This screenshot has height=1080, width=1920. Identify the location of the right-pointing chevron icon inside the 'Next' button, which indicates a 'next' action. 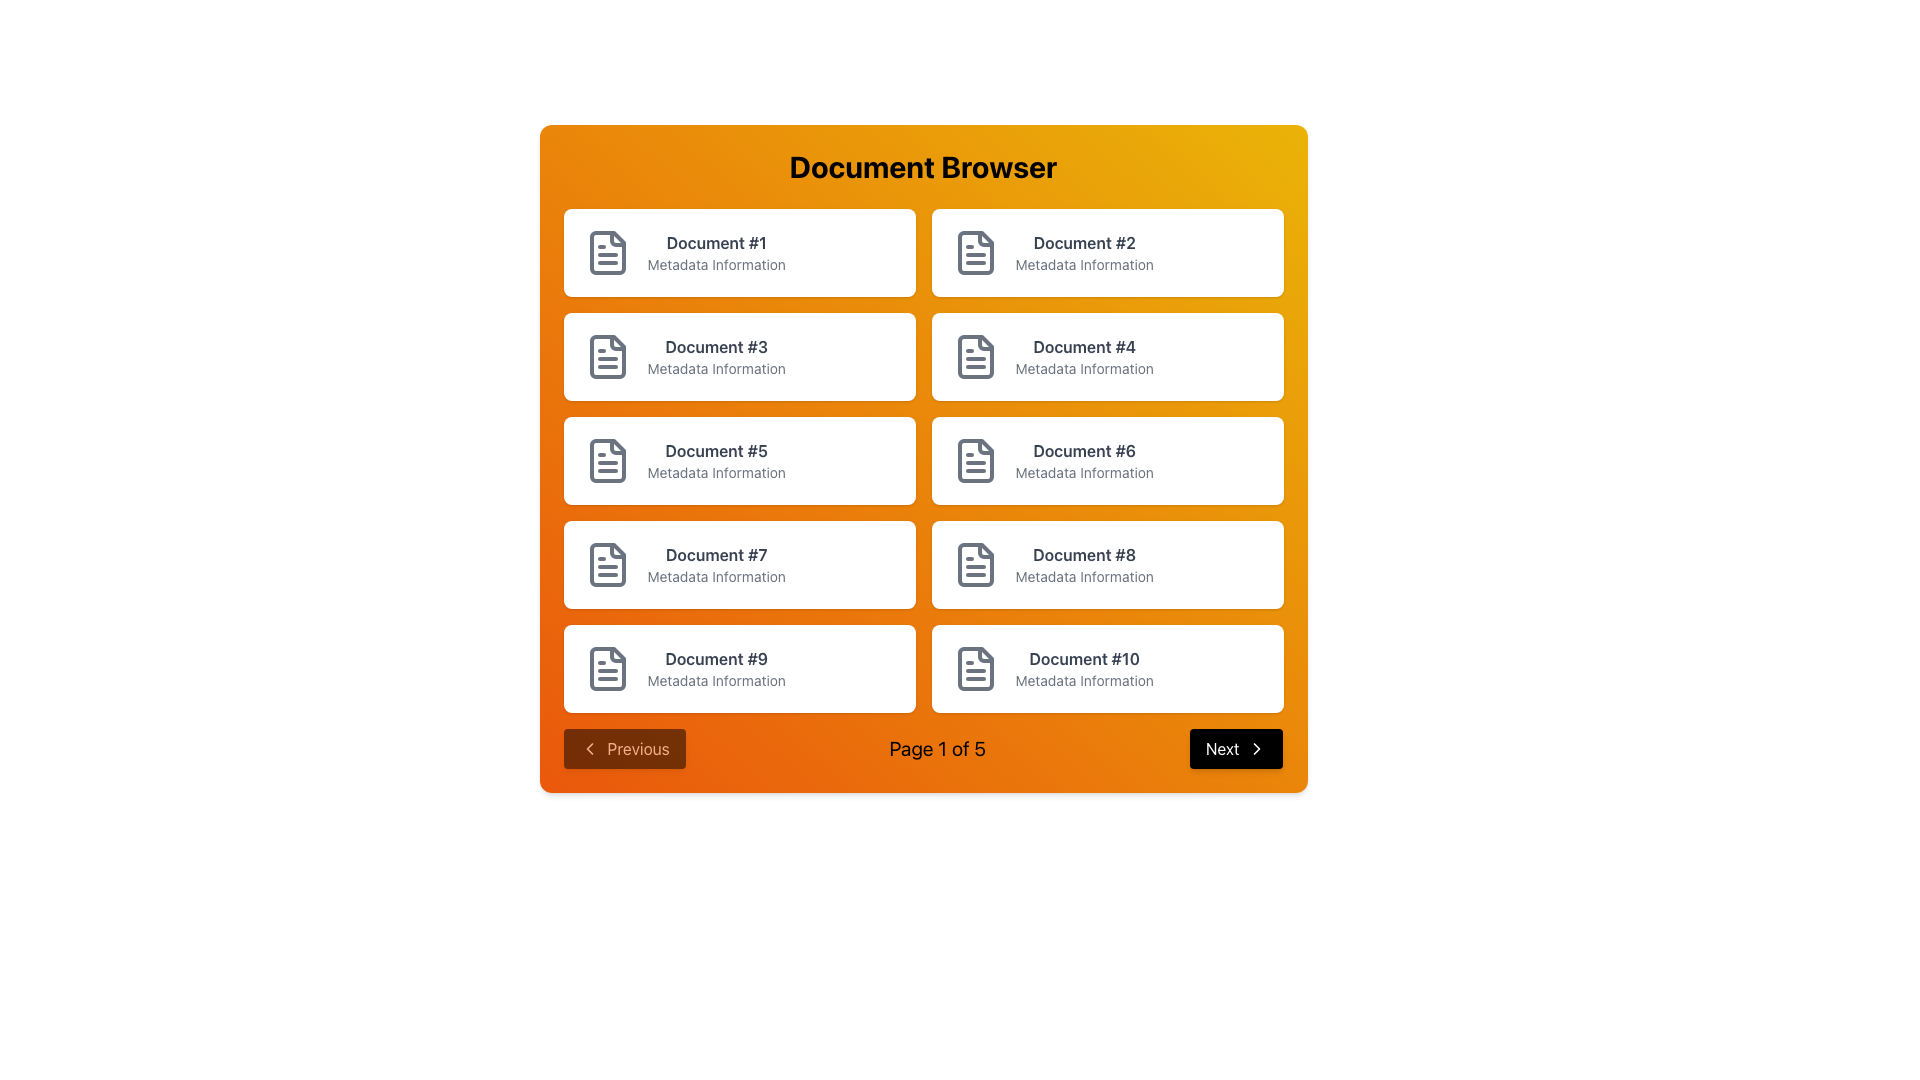
(1256, 748).